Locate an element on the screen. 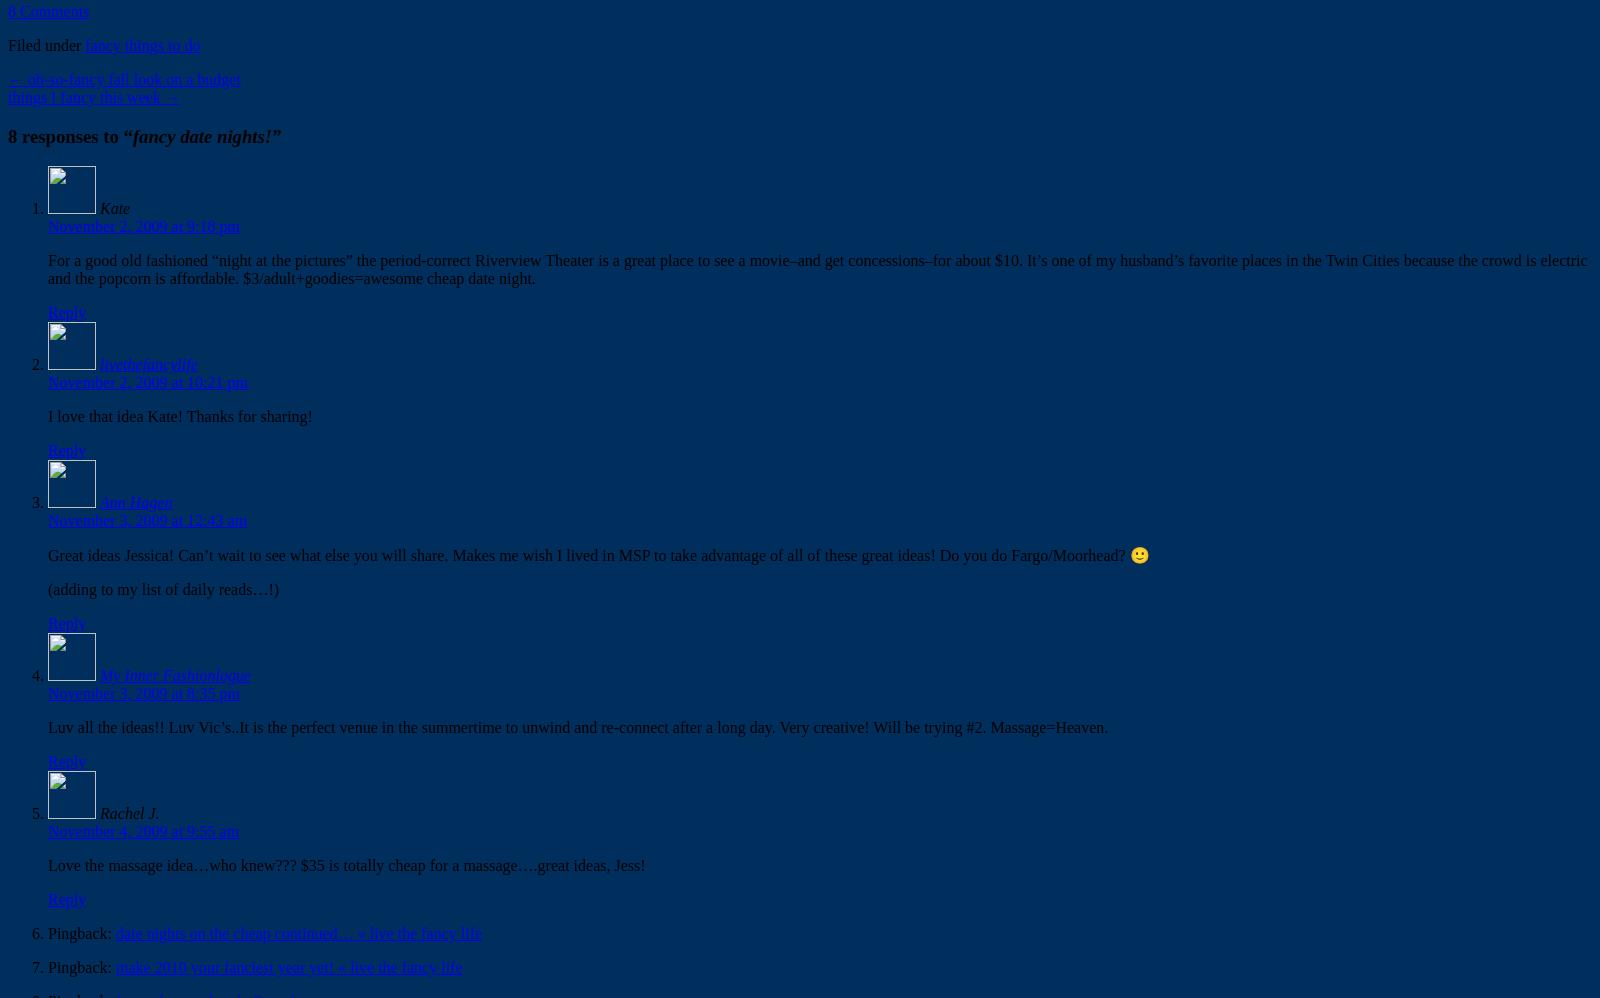  'date nights on the cheap continued… « live the fancy life' is located at coordinates (299, 933).